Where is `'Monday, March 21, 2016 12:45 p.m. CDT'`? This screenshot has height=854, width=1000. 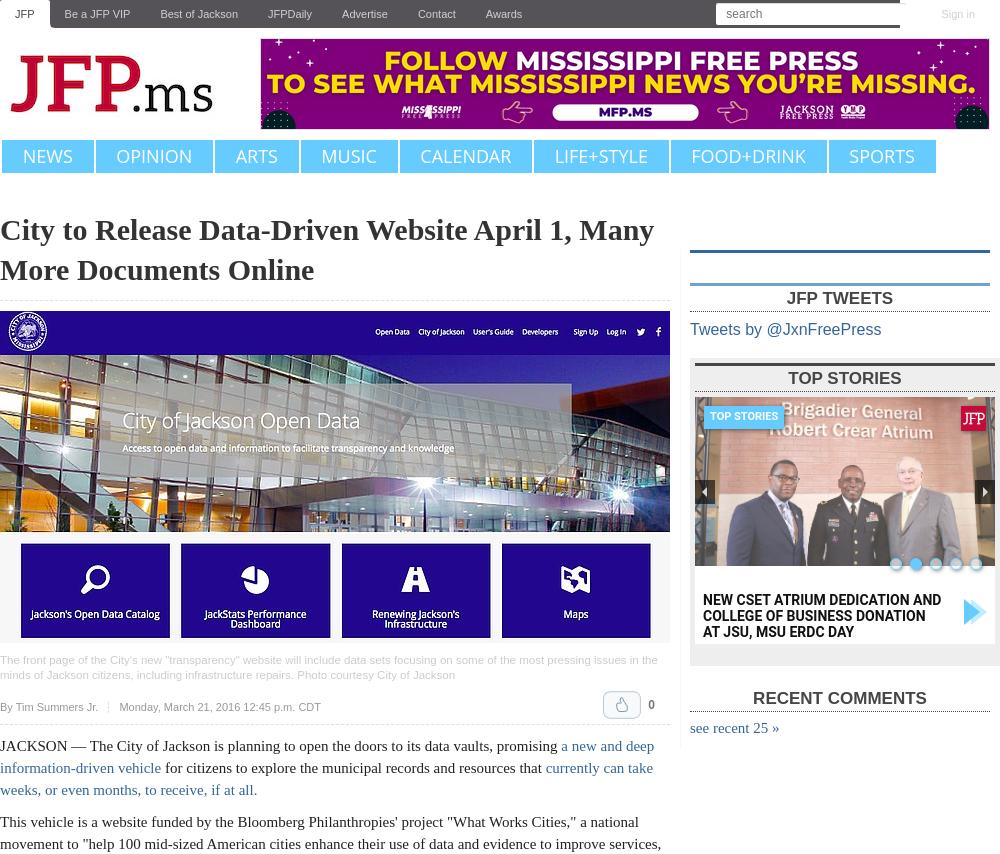
'Monday, March 21, 2016 12:45 p.m. CDT' is located at coordinates (218, 707).